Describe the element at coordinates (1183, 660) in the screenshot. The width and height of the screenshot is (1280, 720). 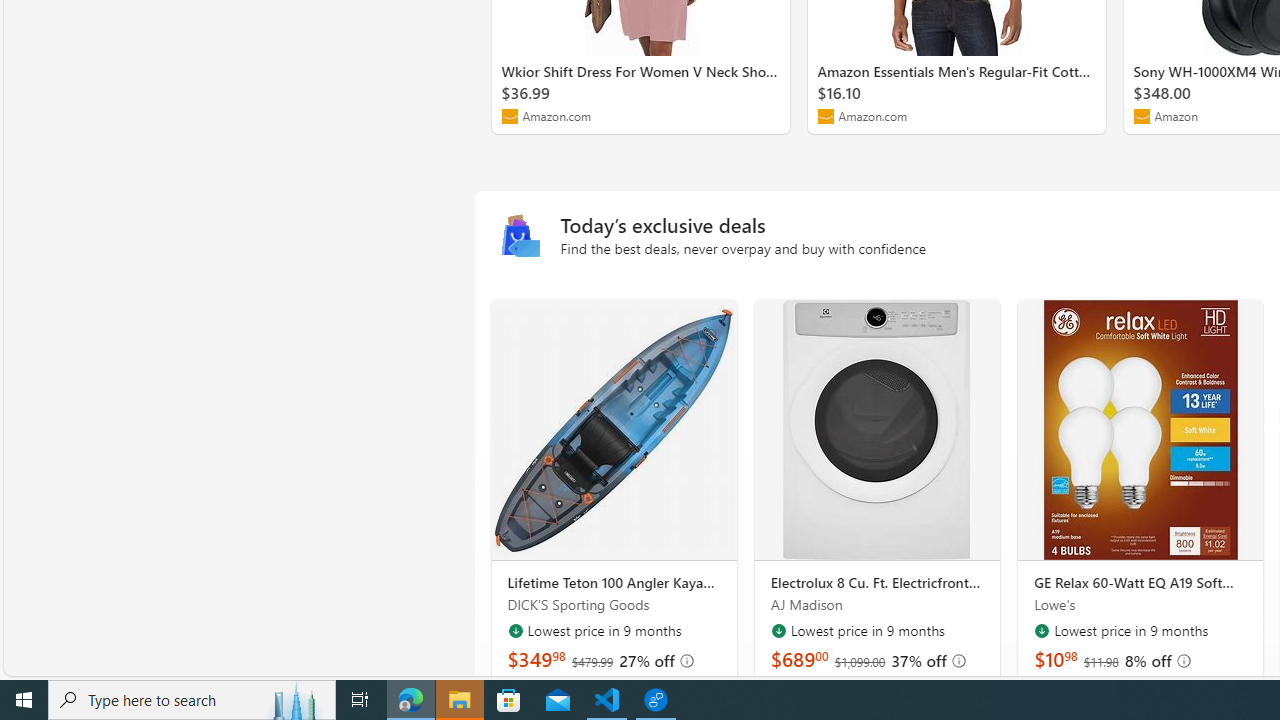
I see `'info'` at that location.